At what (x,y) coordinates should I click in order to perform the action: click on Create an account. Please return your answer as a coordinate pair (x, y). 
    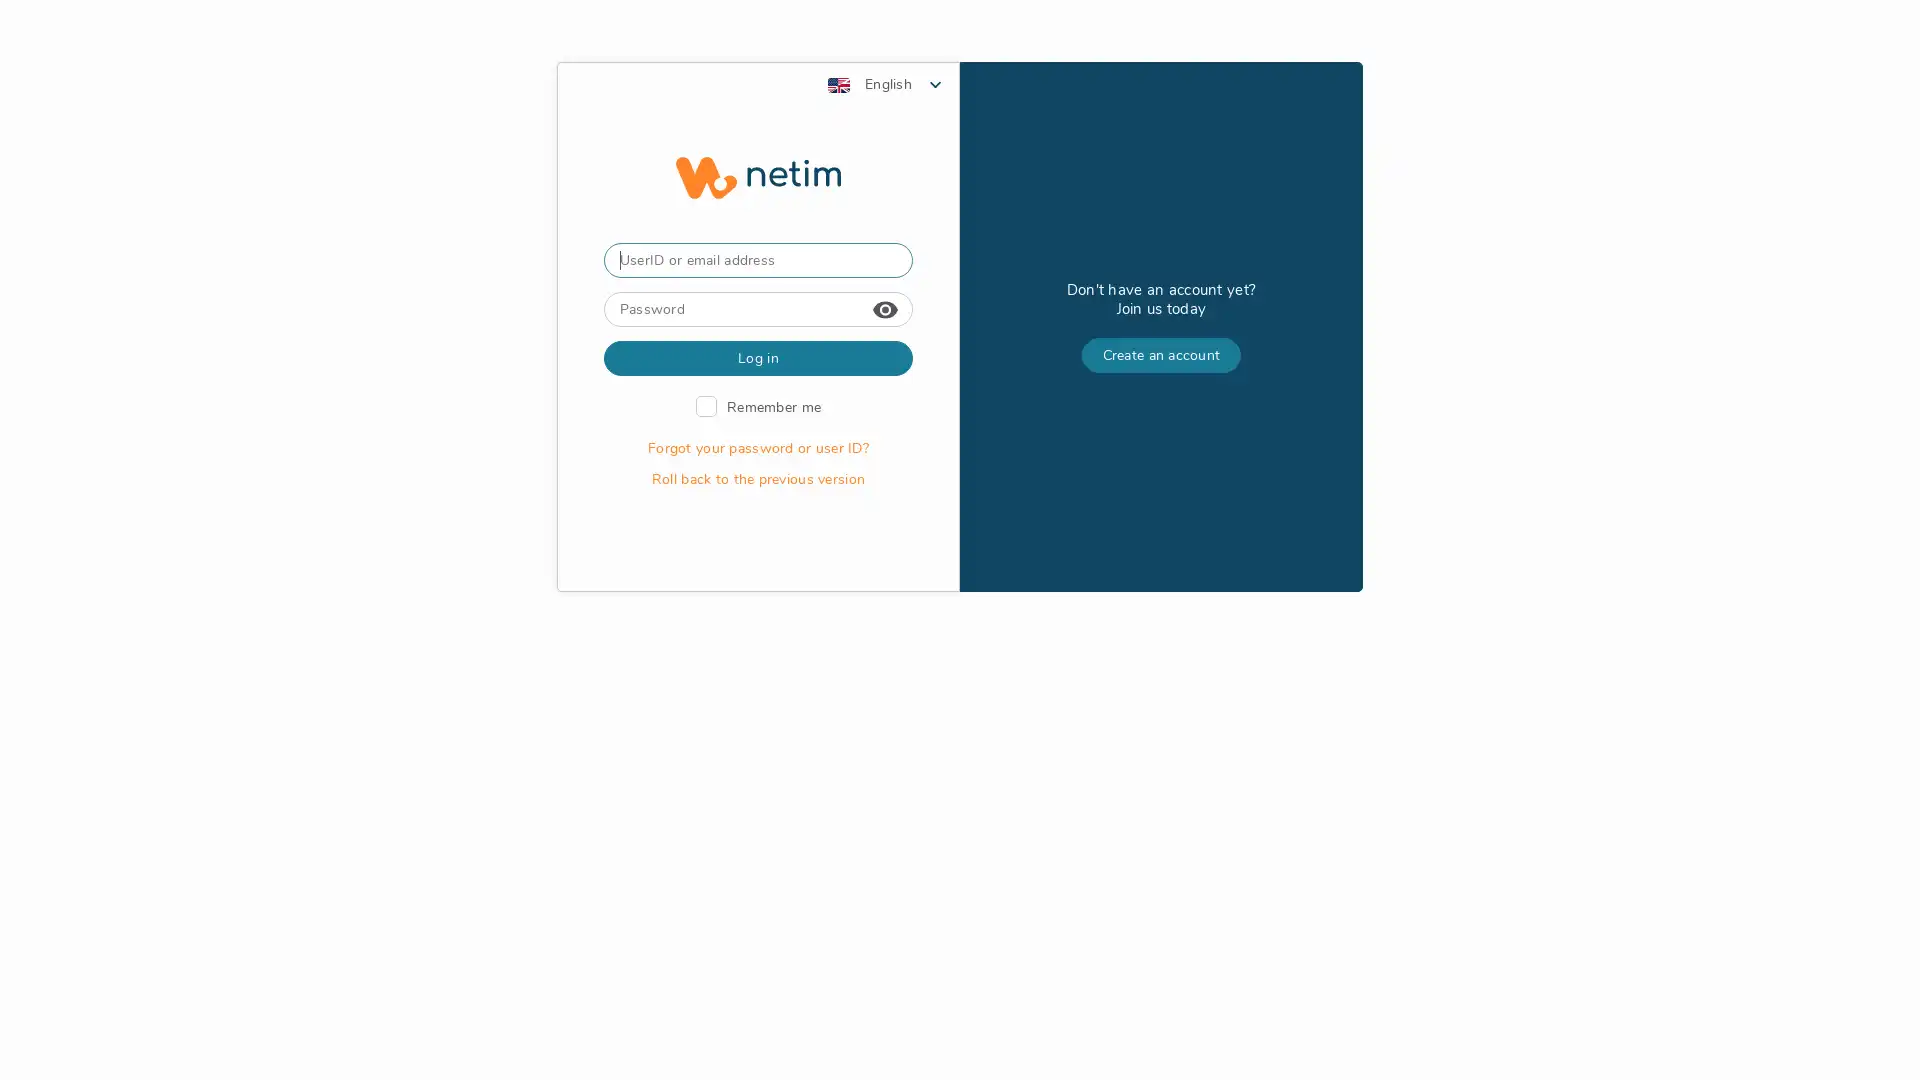
    Looking at the image, I should click on (1161, 567).